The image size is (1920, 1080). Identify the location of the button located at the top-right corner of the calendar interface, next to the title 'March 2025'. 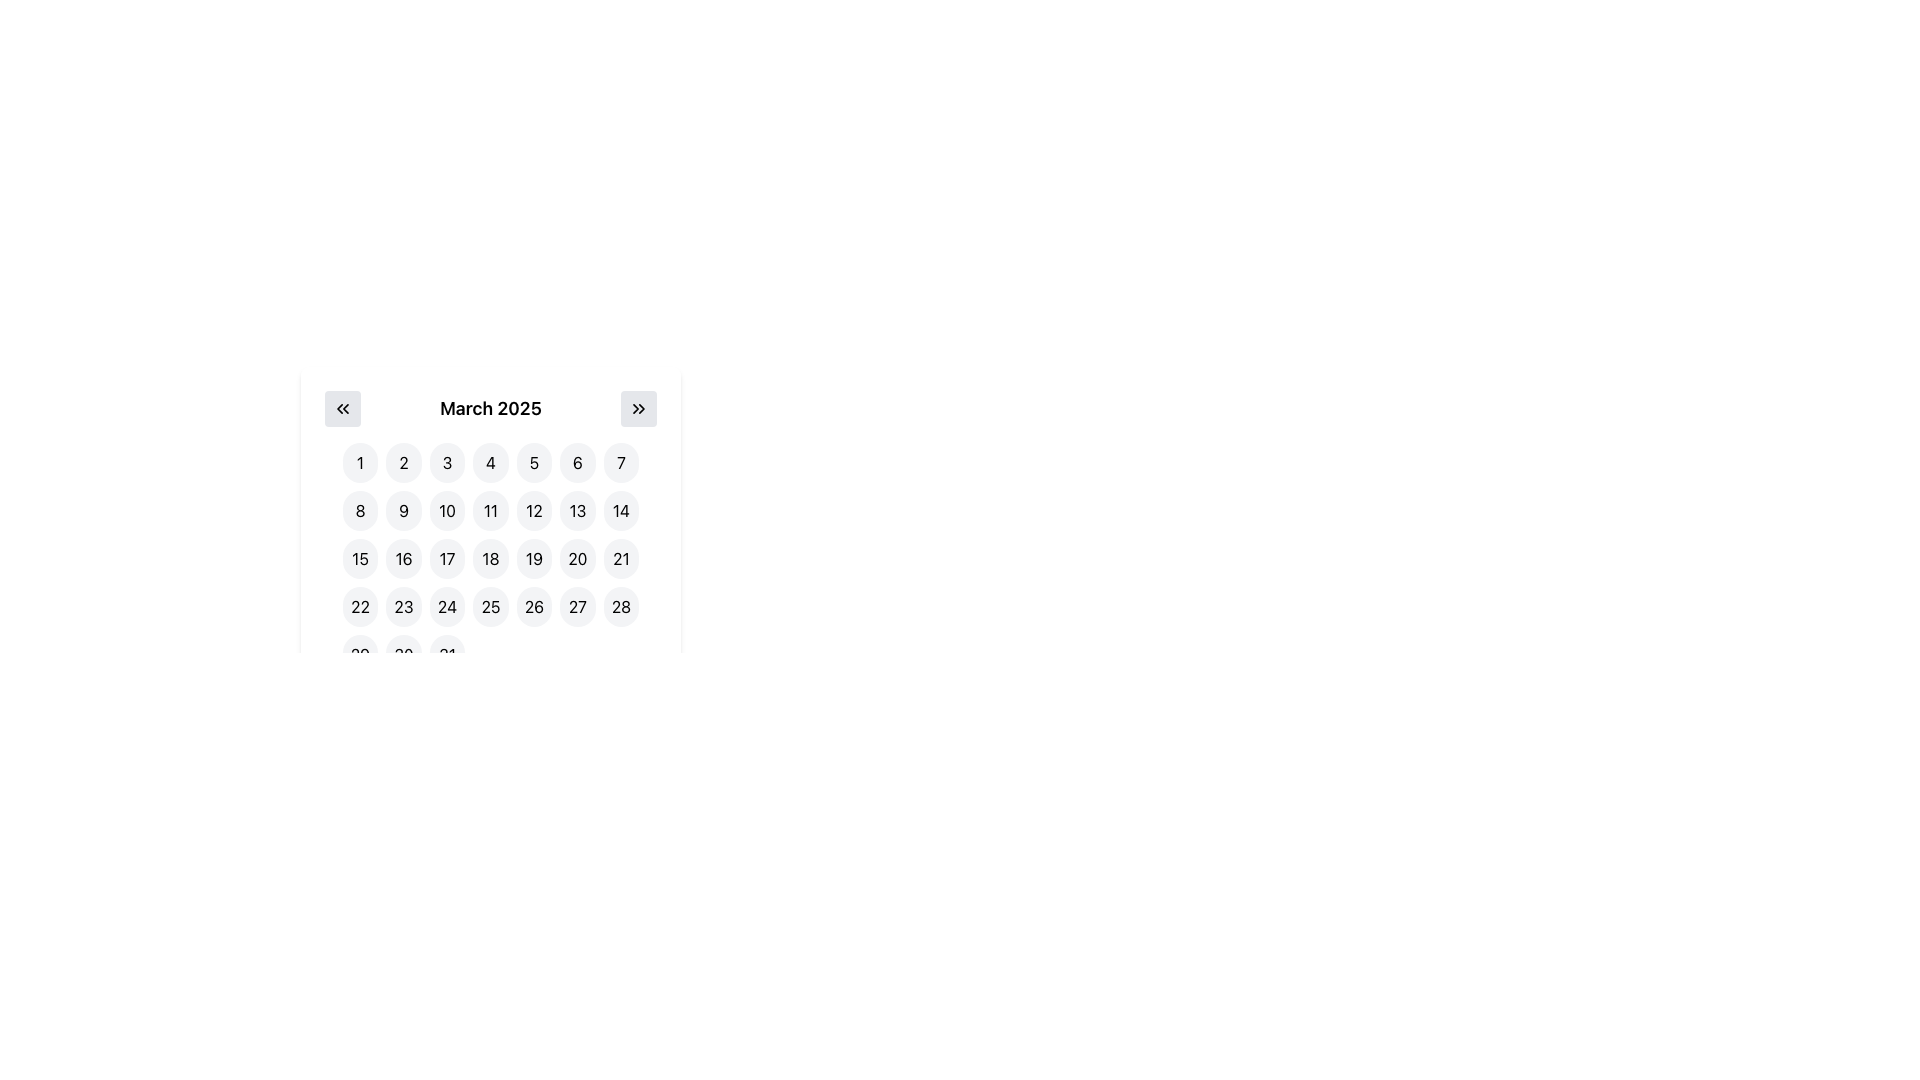
(637, 407).